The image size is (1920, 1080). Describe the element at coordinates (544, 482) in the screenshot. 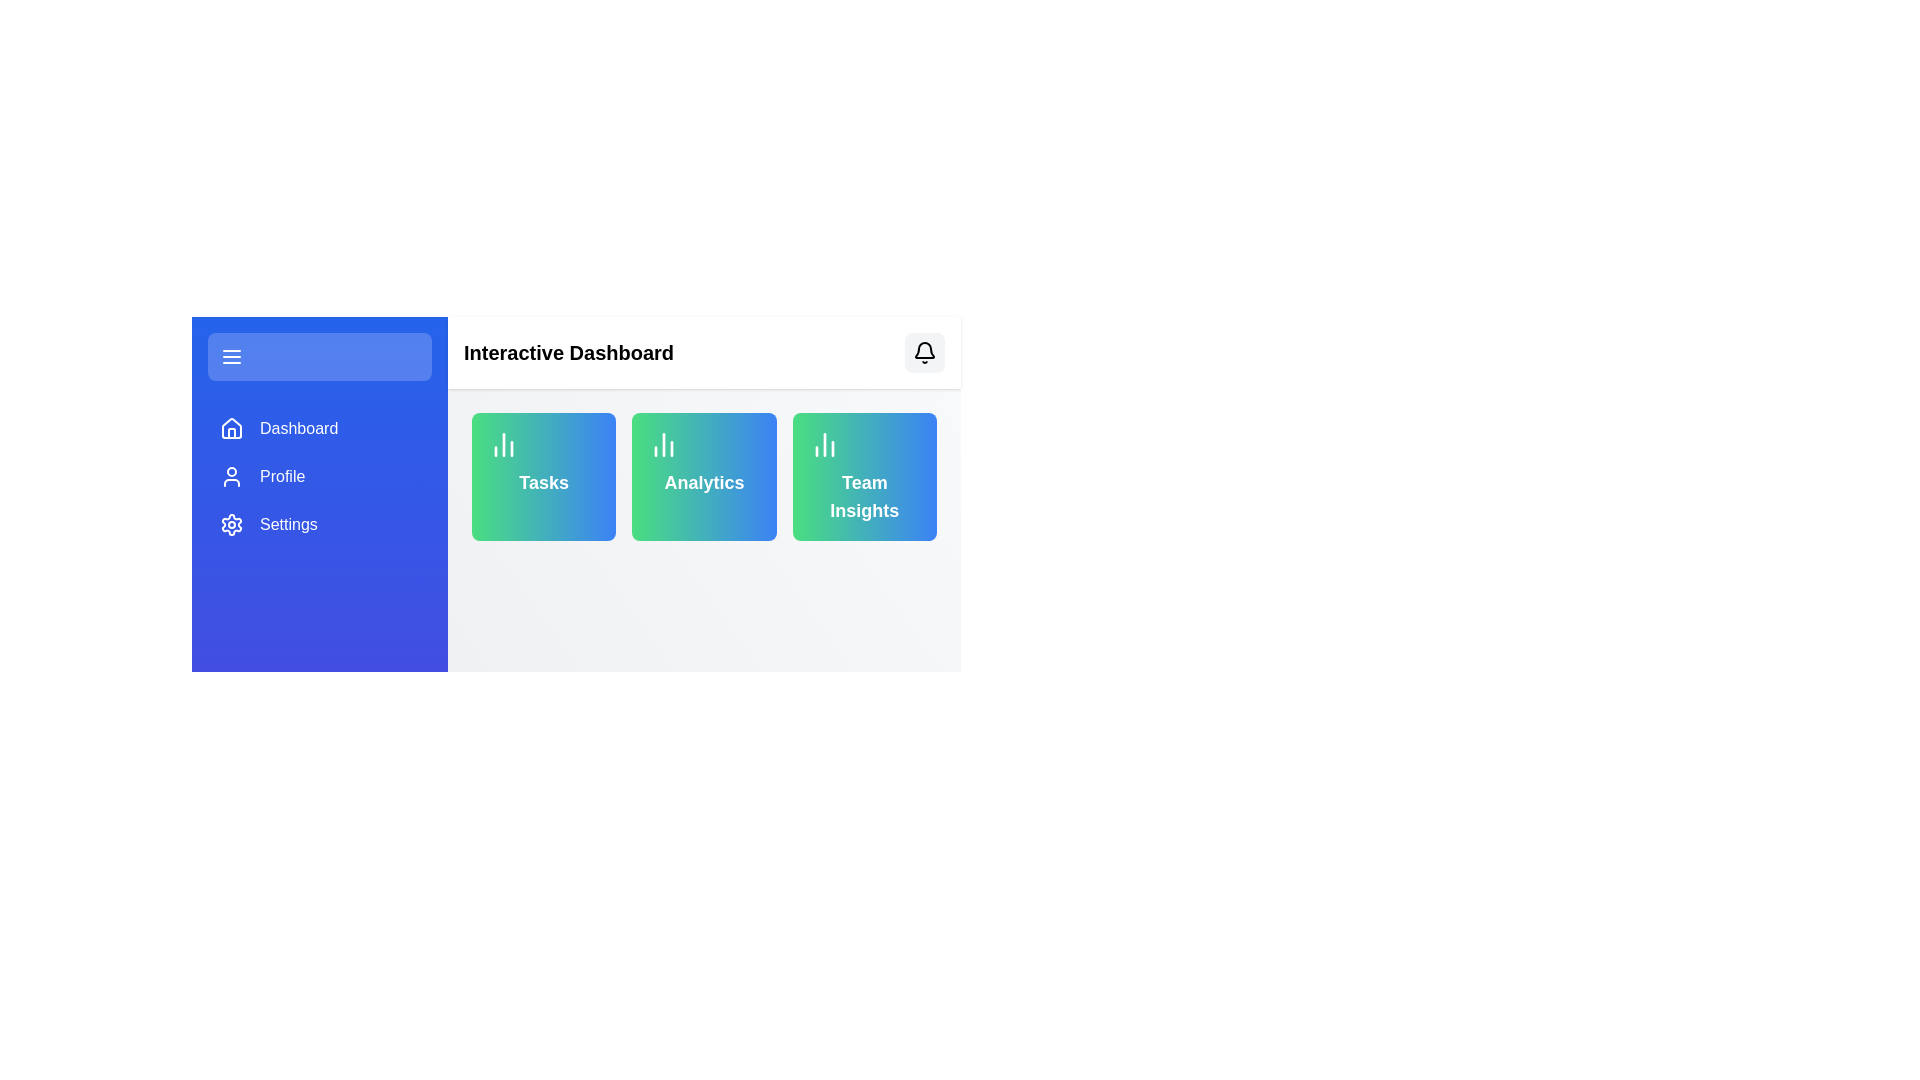

I see `text content of the 'Tasks' label located within the first card on the dashboard, positioned below the bar chart icon` at that location.